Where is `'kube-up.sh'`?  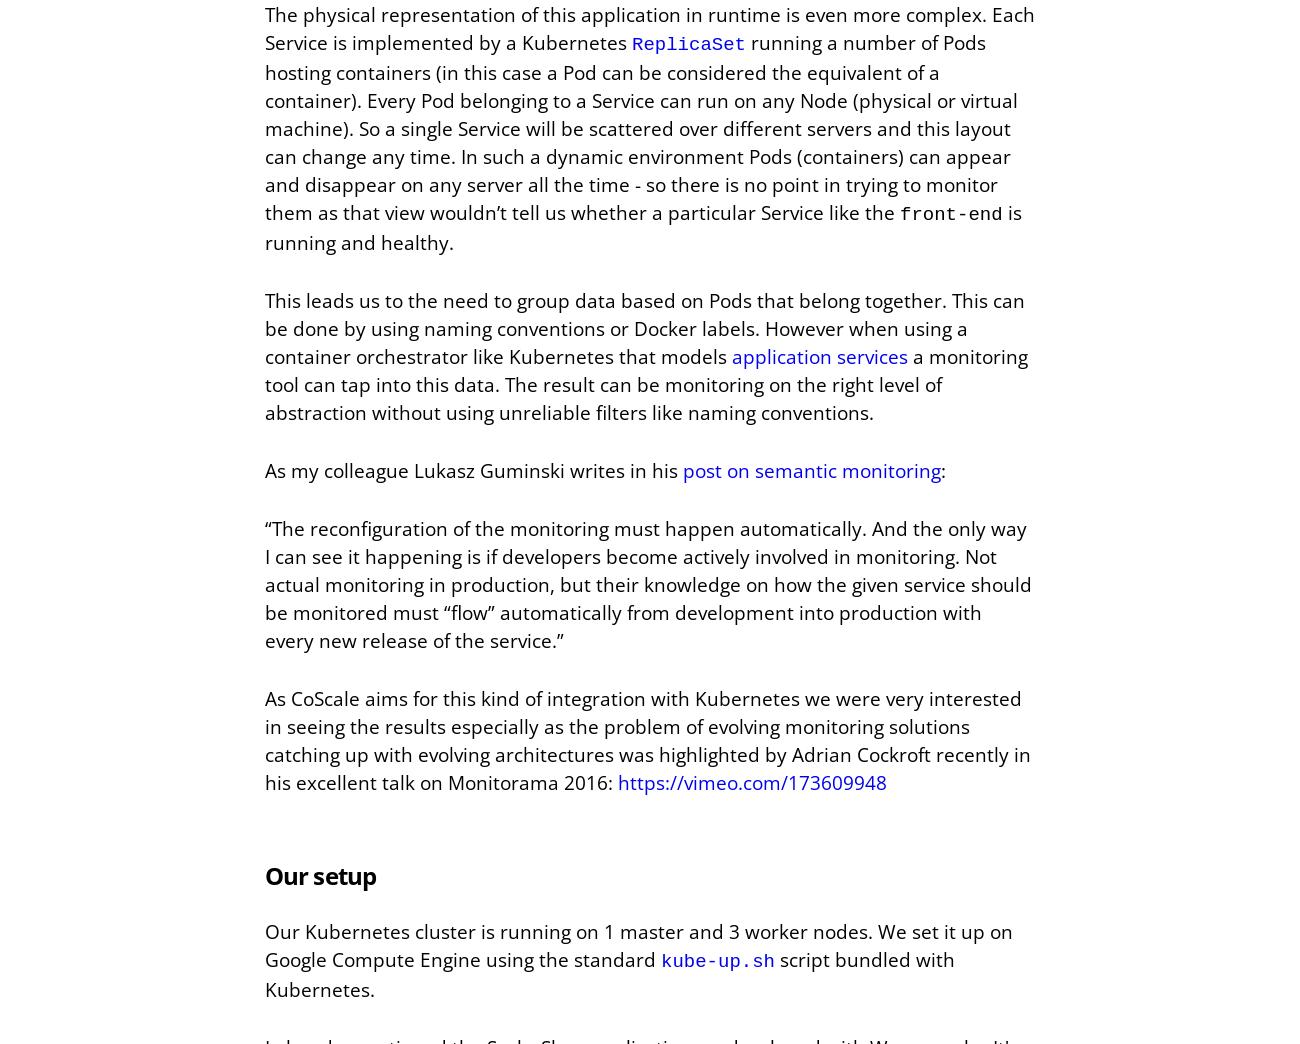 'kube-up.sh' is located at coordinates (717, 960).